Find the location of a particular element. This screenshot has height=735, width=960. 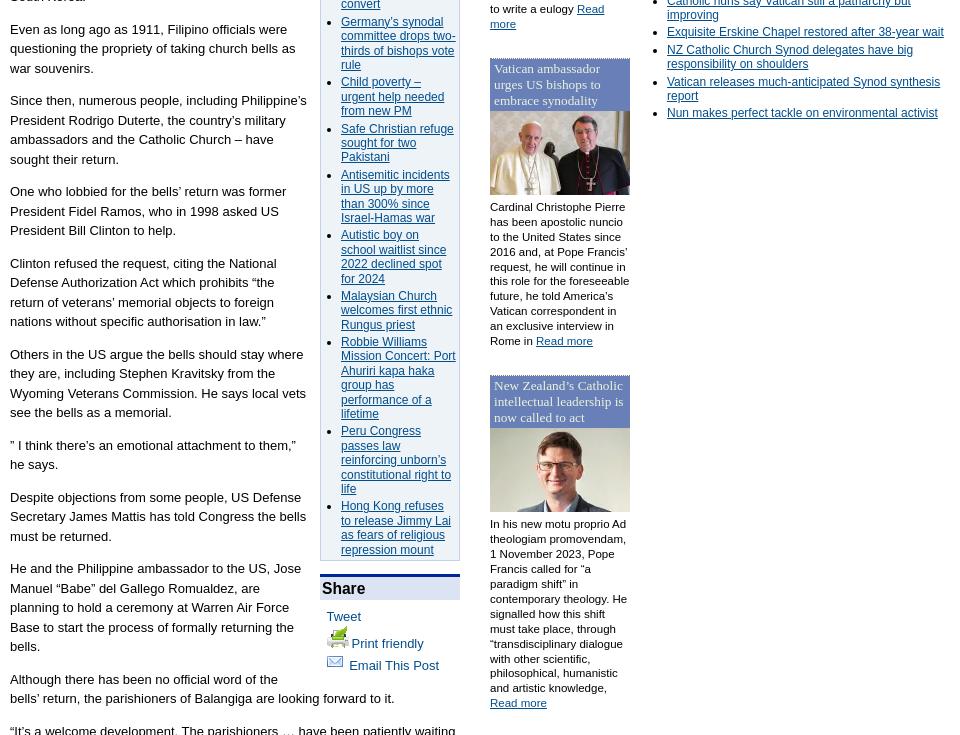

'Tweet' is located at coordinates (343, 615).